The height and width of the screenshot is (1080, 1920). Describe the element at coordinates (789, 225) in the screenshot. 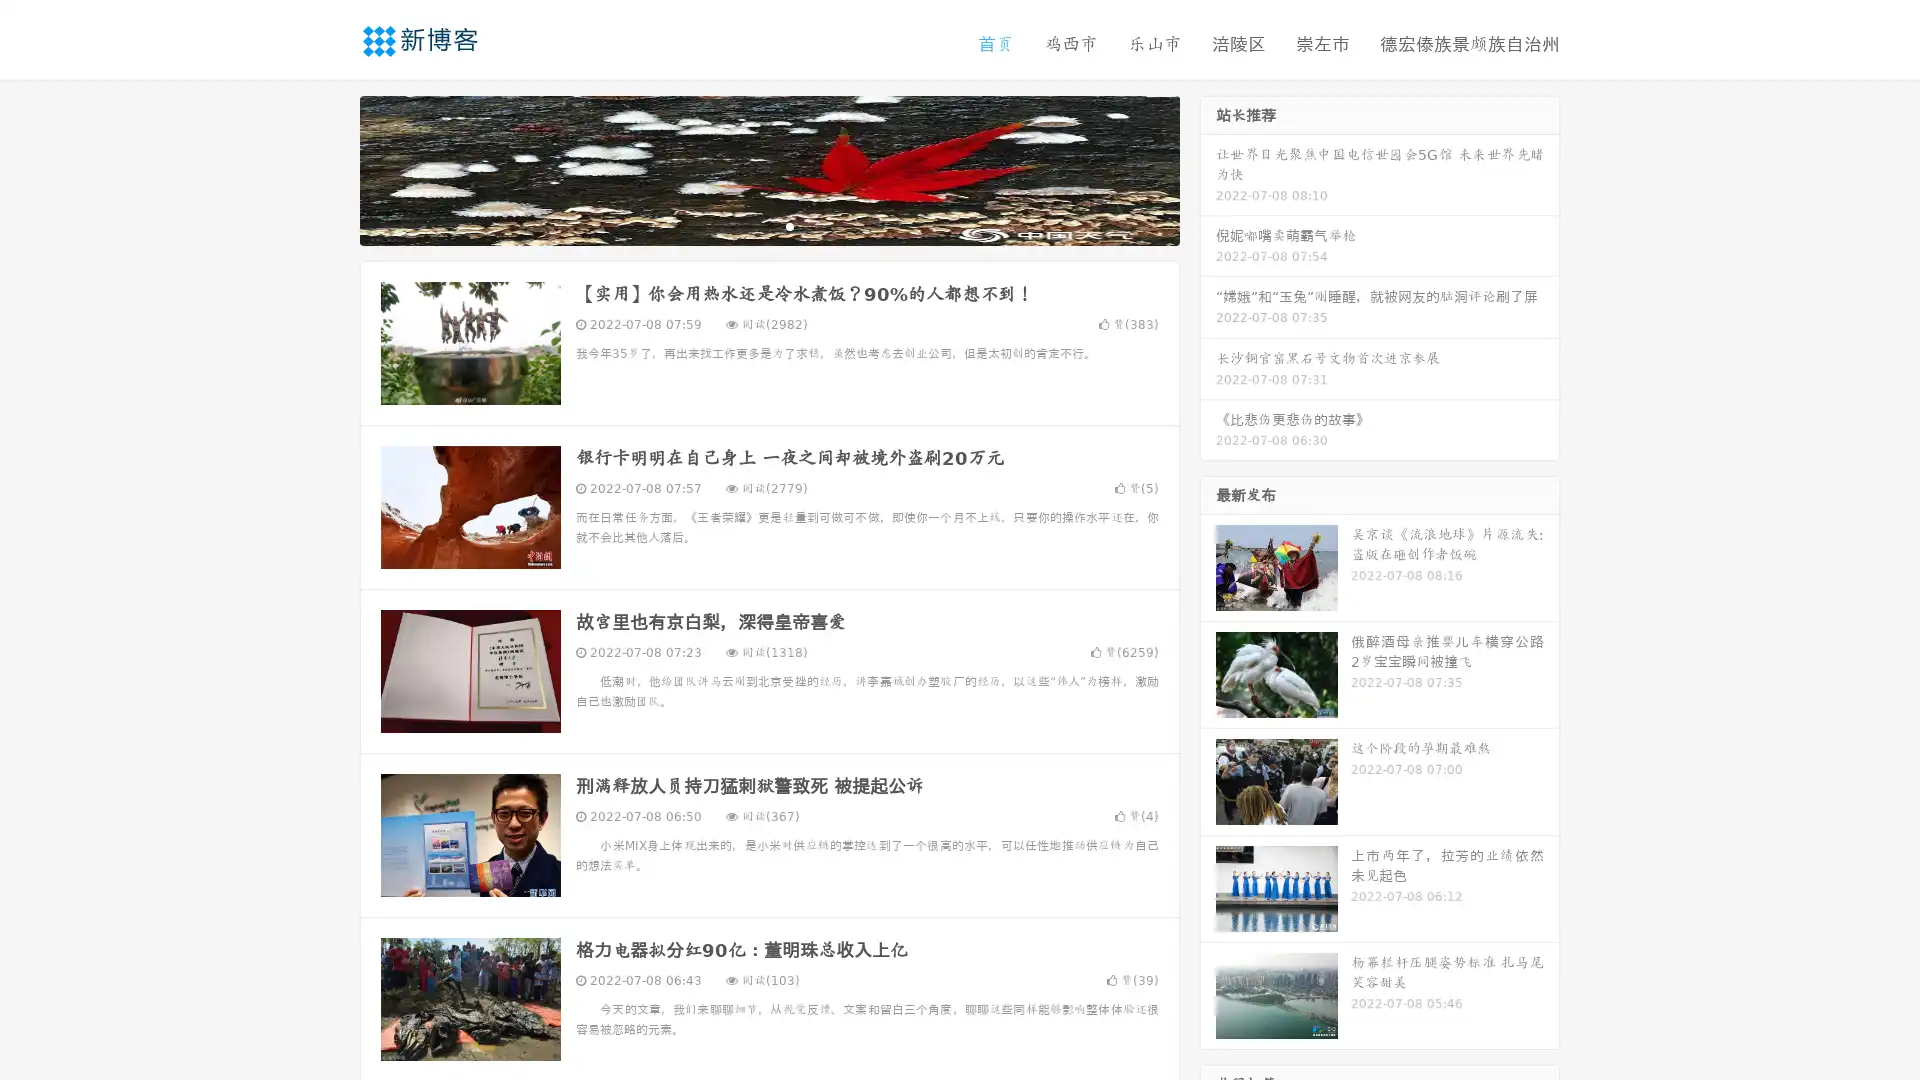

I see `Go to slide 3` at that location.